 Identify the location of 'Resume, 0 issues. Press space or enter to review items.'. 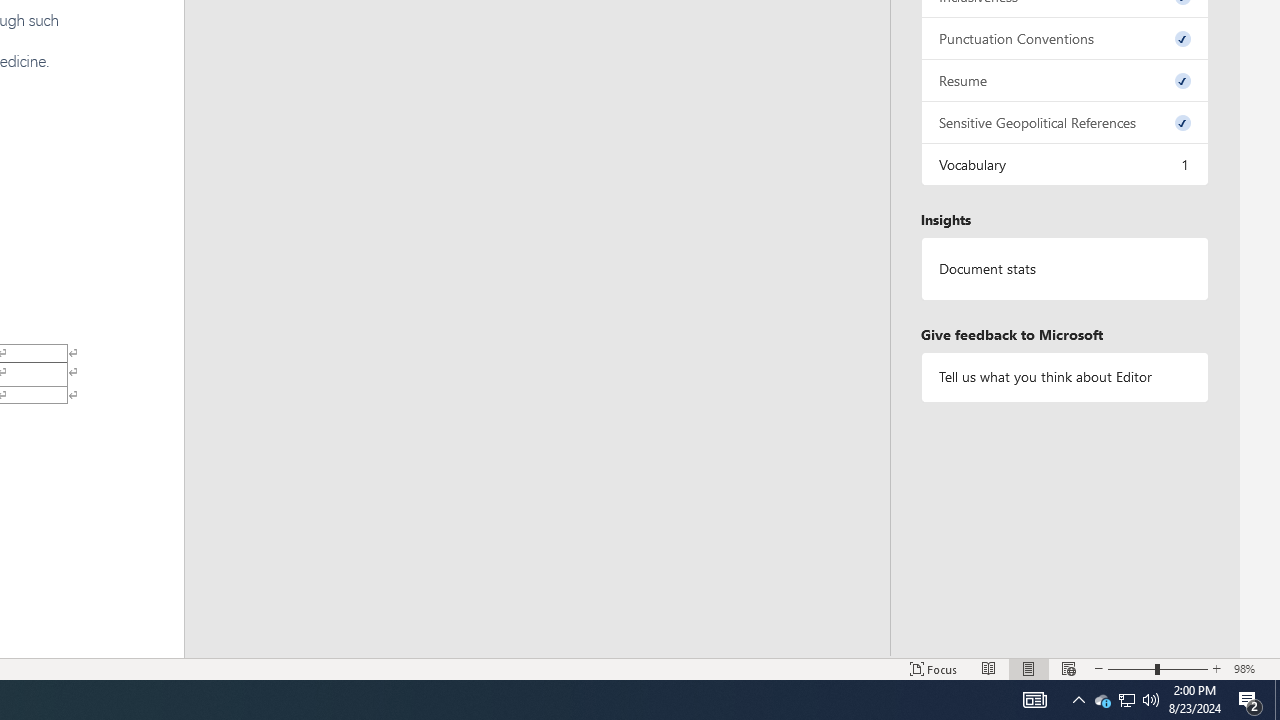
(1063, 79).